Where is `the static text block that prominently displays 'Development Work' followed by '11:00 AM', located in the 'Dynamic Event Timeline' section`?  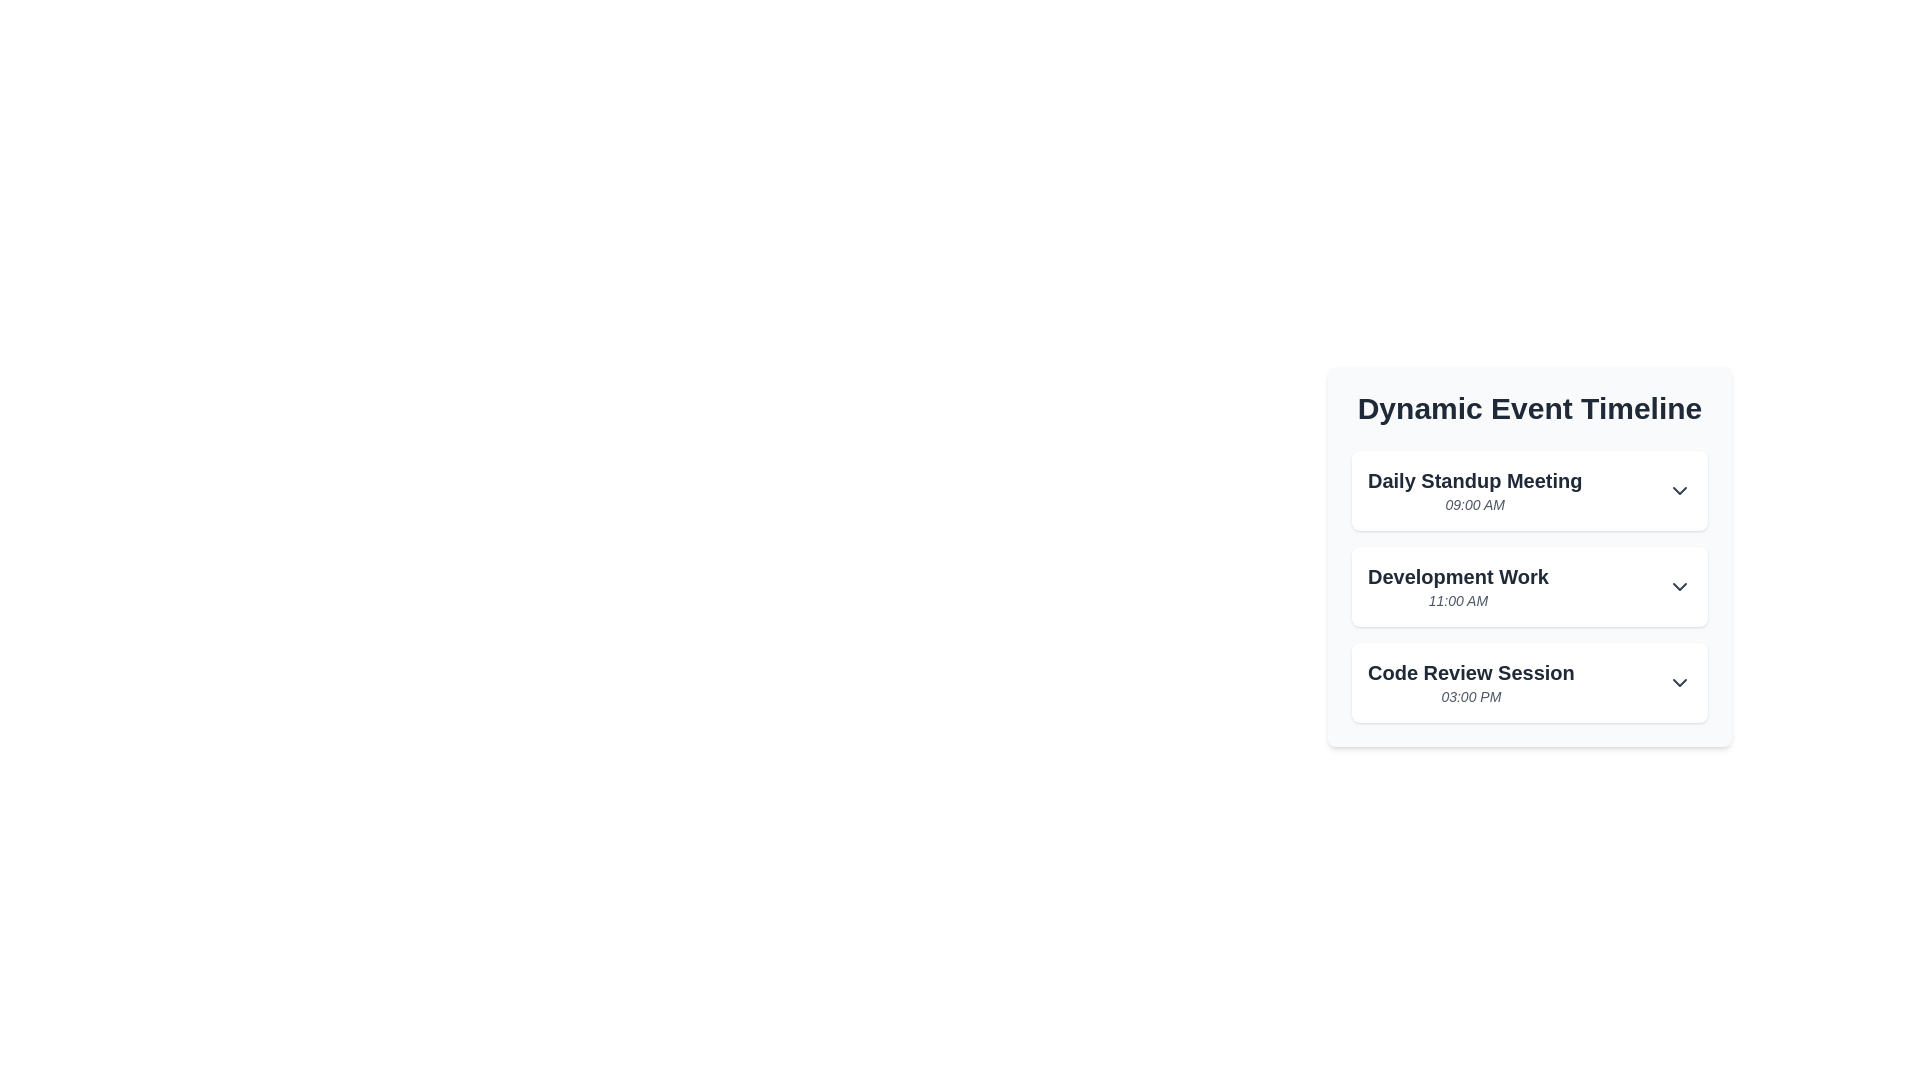 the static text block that prominently displays 'Development Work' followed by '11:00 AM', located in the 'Dynamic Event Timeline' section is located at coordinates (1458, 585).